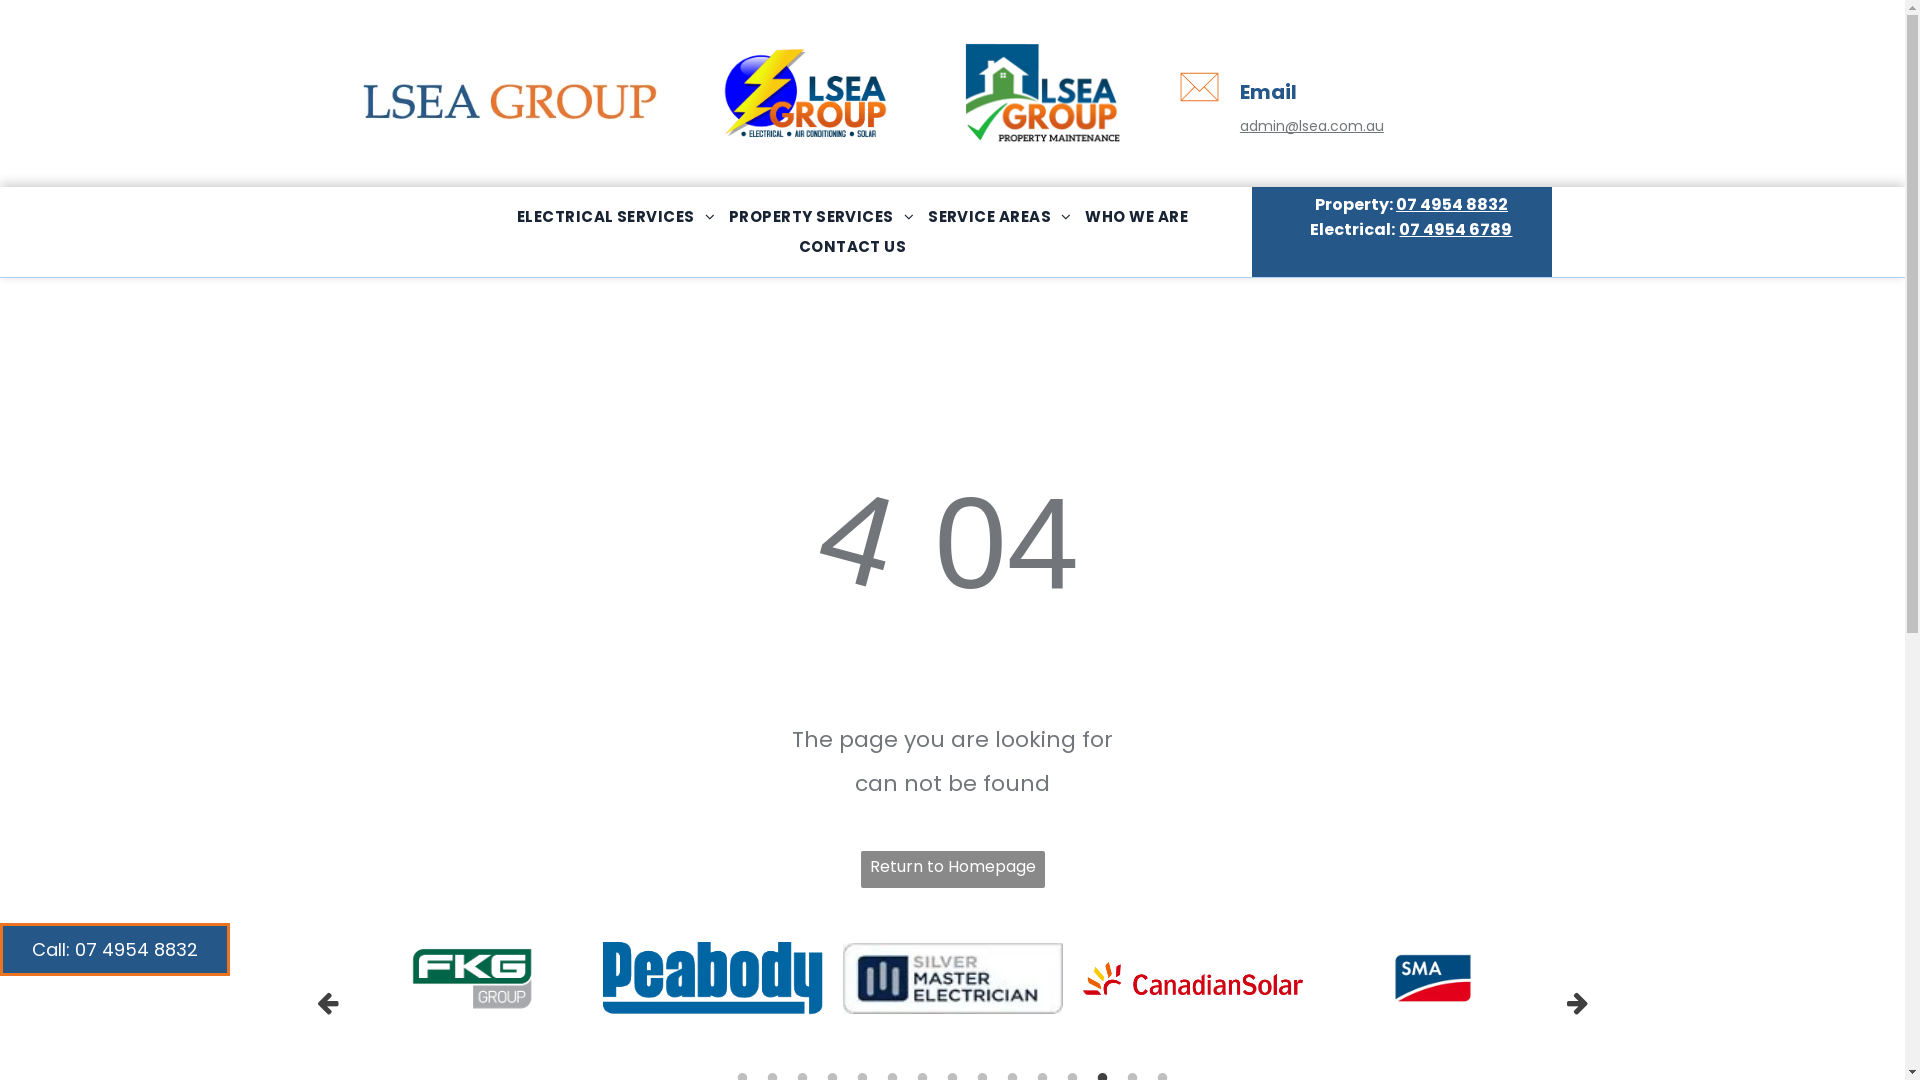 This screenshot has width=1920, height=1080. Describe the element at coordinates (853, 245) in the screenshot. I see `'CONTACT US'` at that location.